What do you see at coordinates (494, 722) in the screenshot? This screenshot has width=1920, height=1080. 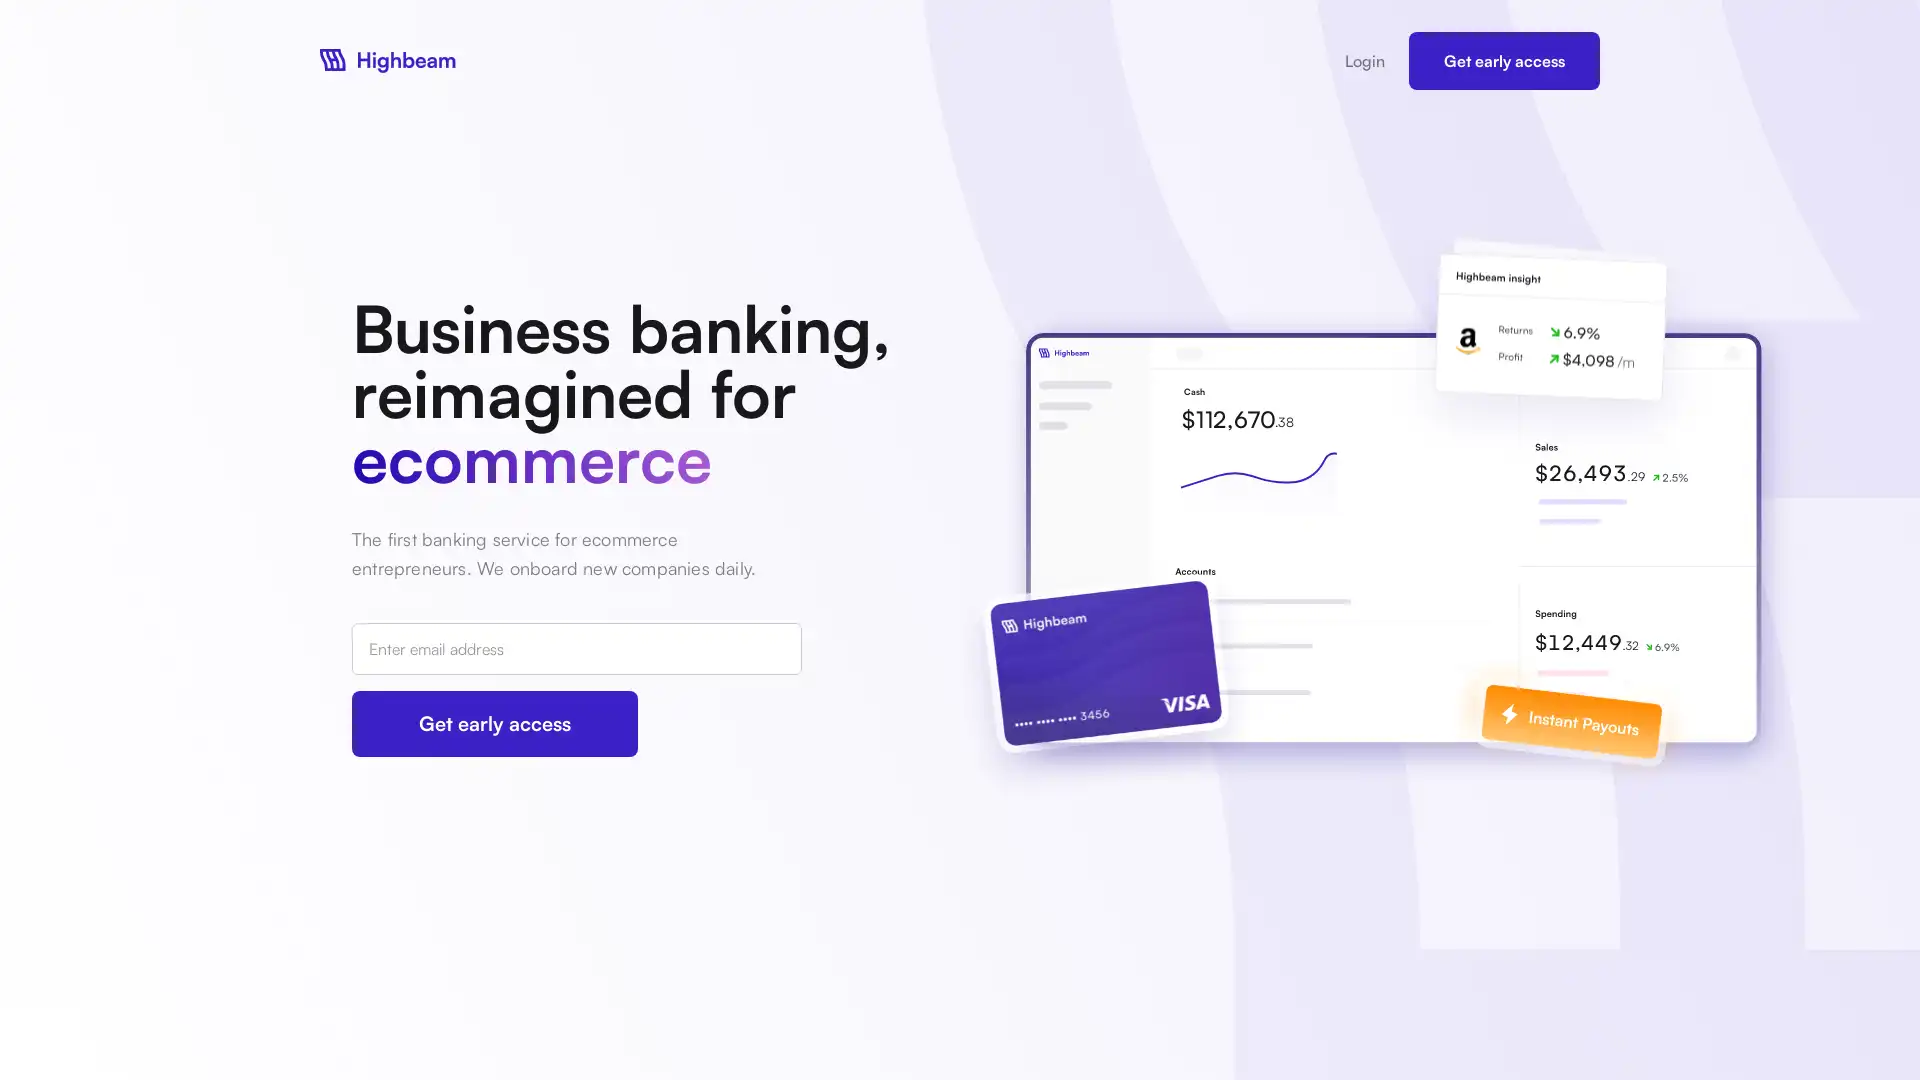 I see `Get early access` at bounding box center [494, 722].